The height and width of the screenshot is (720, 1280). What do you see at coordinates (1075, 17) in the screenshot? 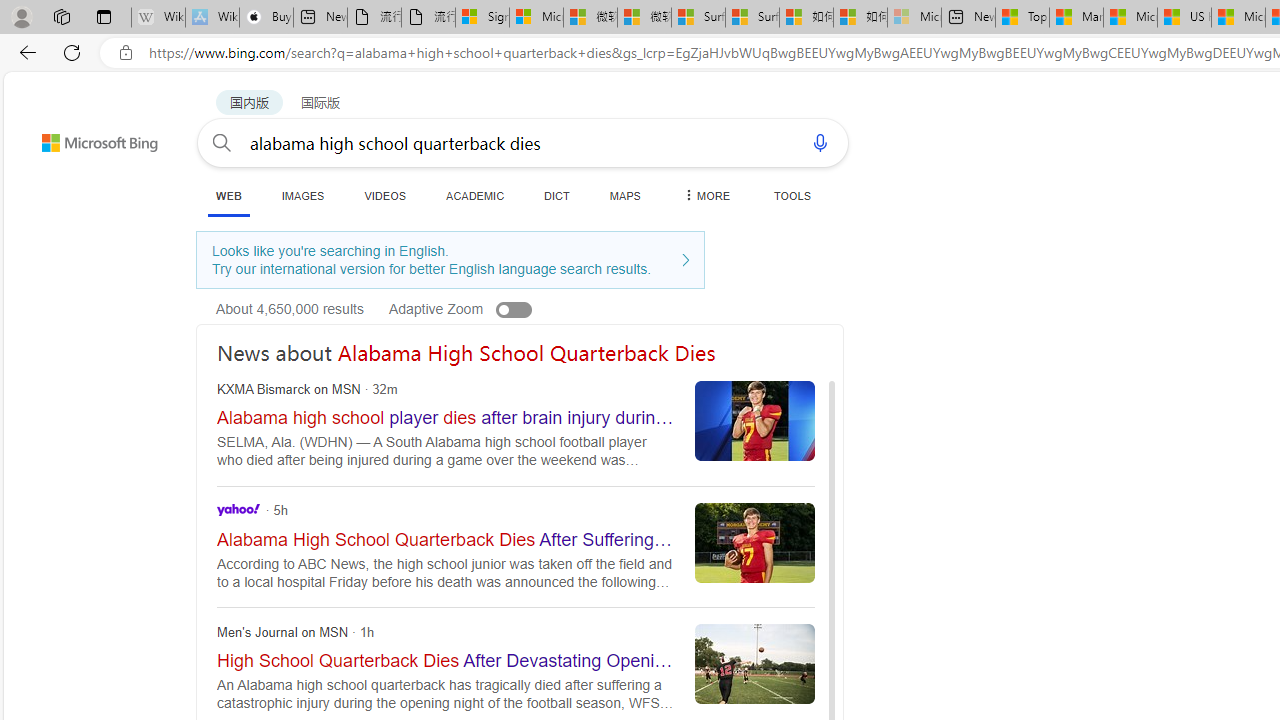
I see `'Marine life - MSN'` at bounding box center [1075, 17].